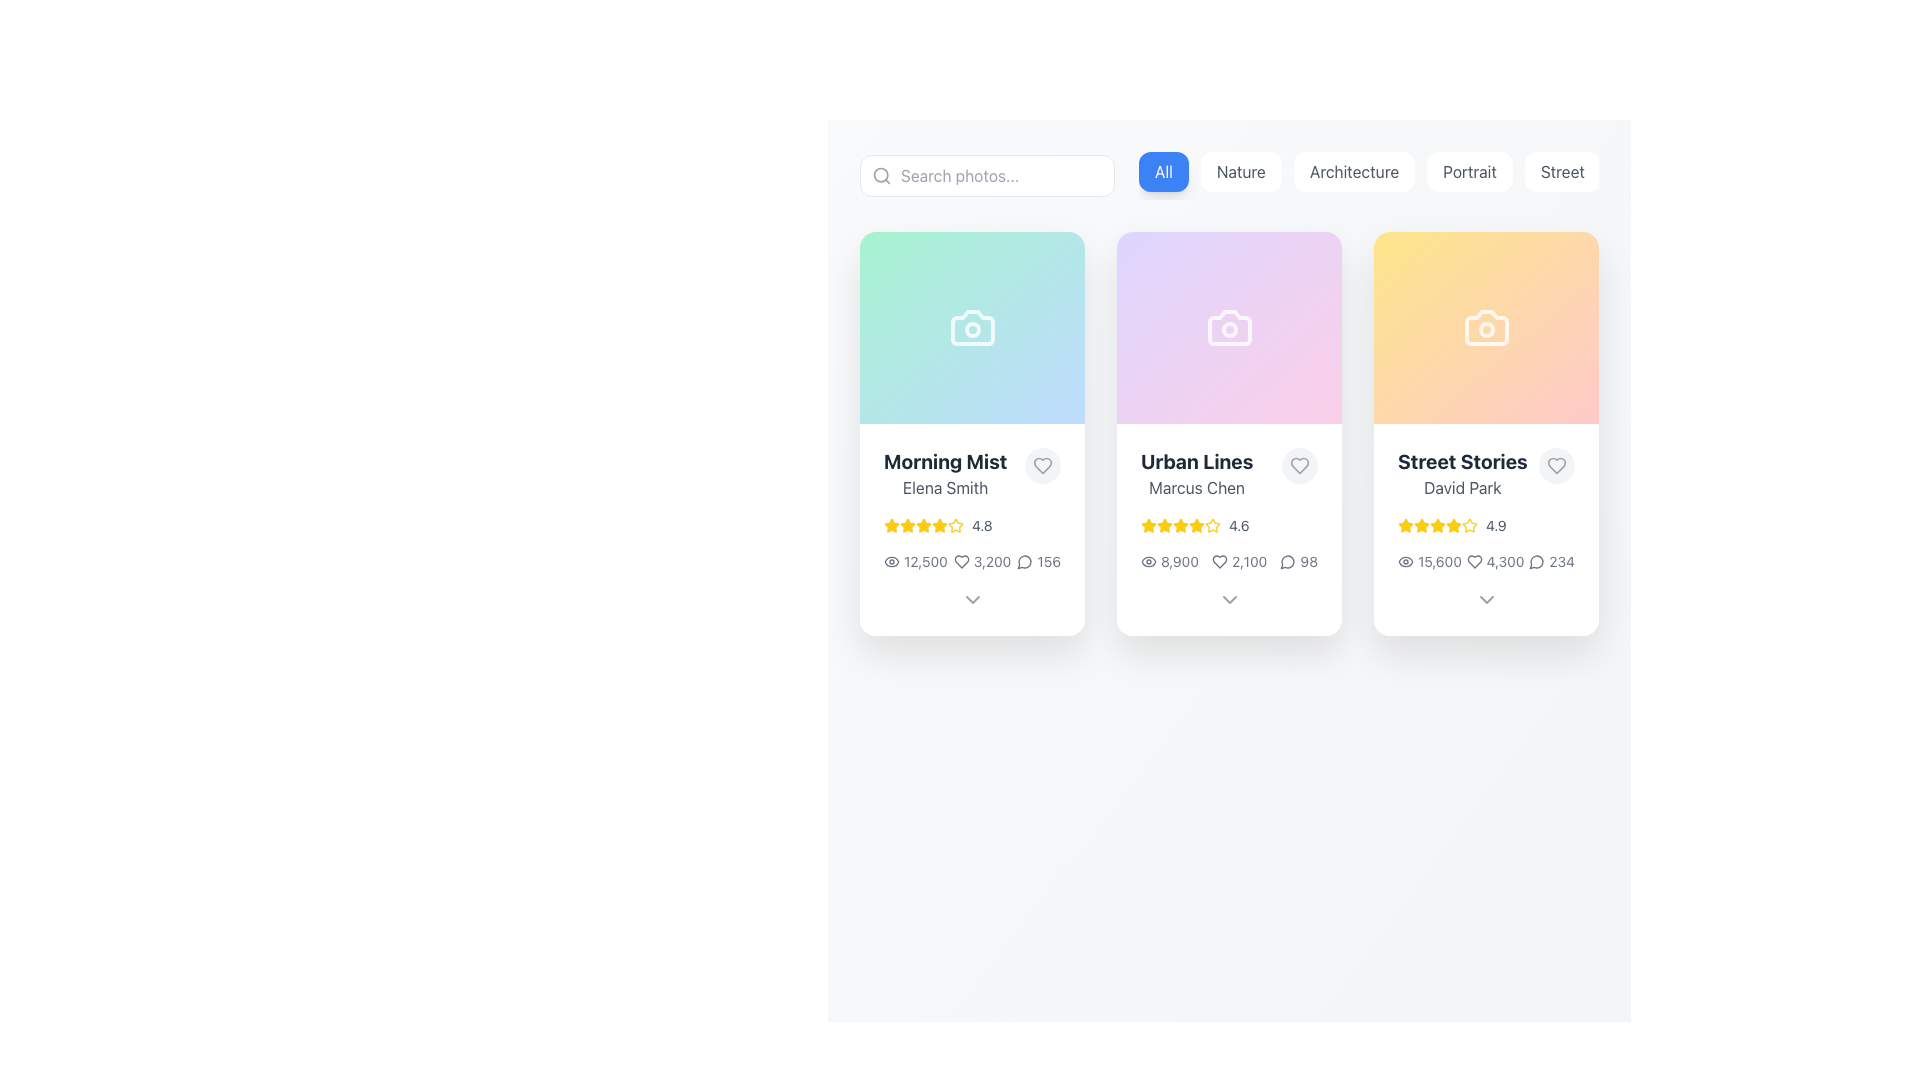 This screenshot has height=1080, width=1920. What do you see at coordinates (1462, 488) in the screenshot?
I see `the Text label that indicates the author or owner of the content within the 'Street Stories' card, which is the third card in a series of three displayed horizontally` at bounding box center [1462, 488].